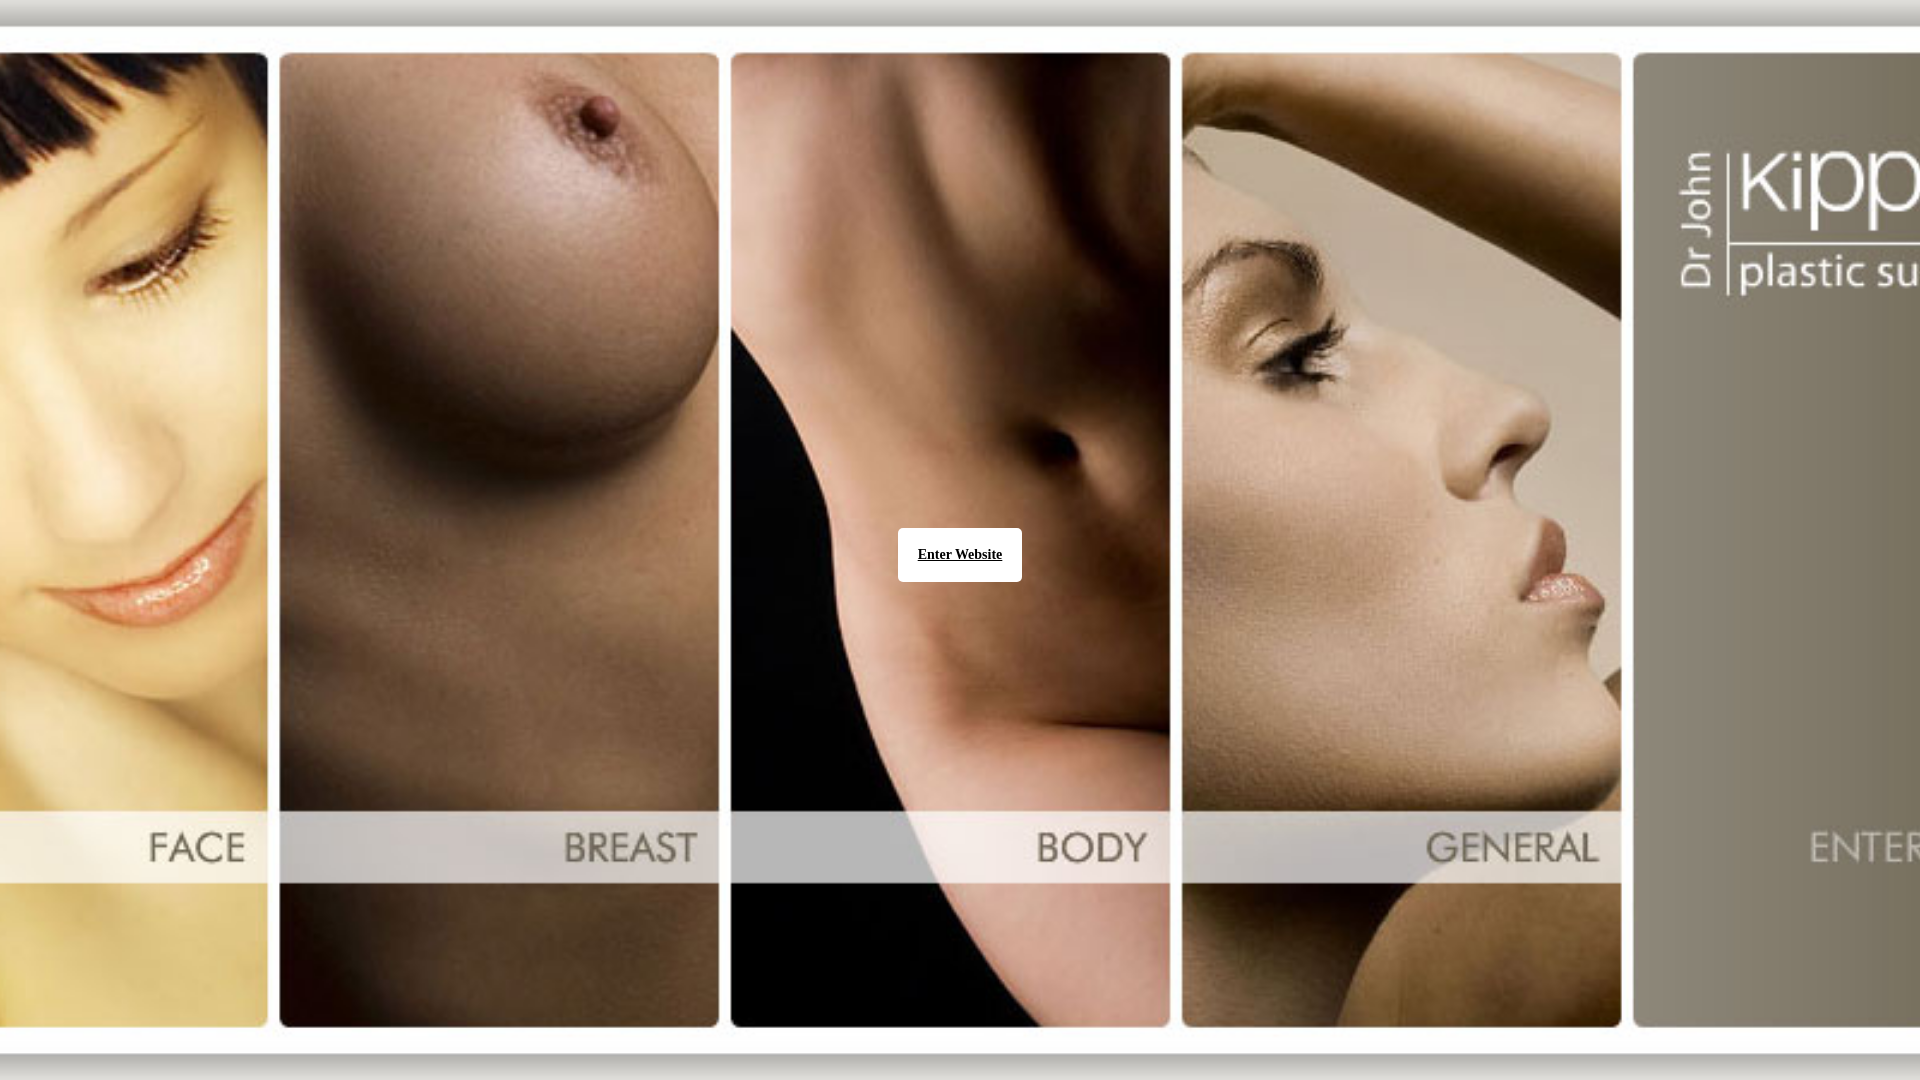 The image size is (1920, 1080). What do you see at coordinates (960, 555) in the screenshot?
I see `'Enter Website'` at bounding box center [960, 555].